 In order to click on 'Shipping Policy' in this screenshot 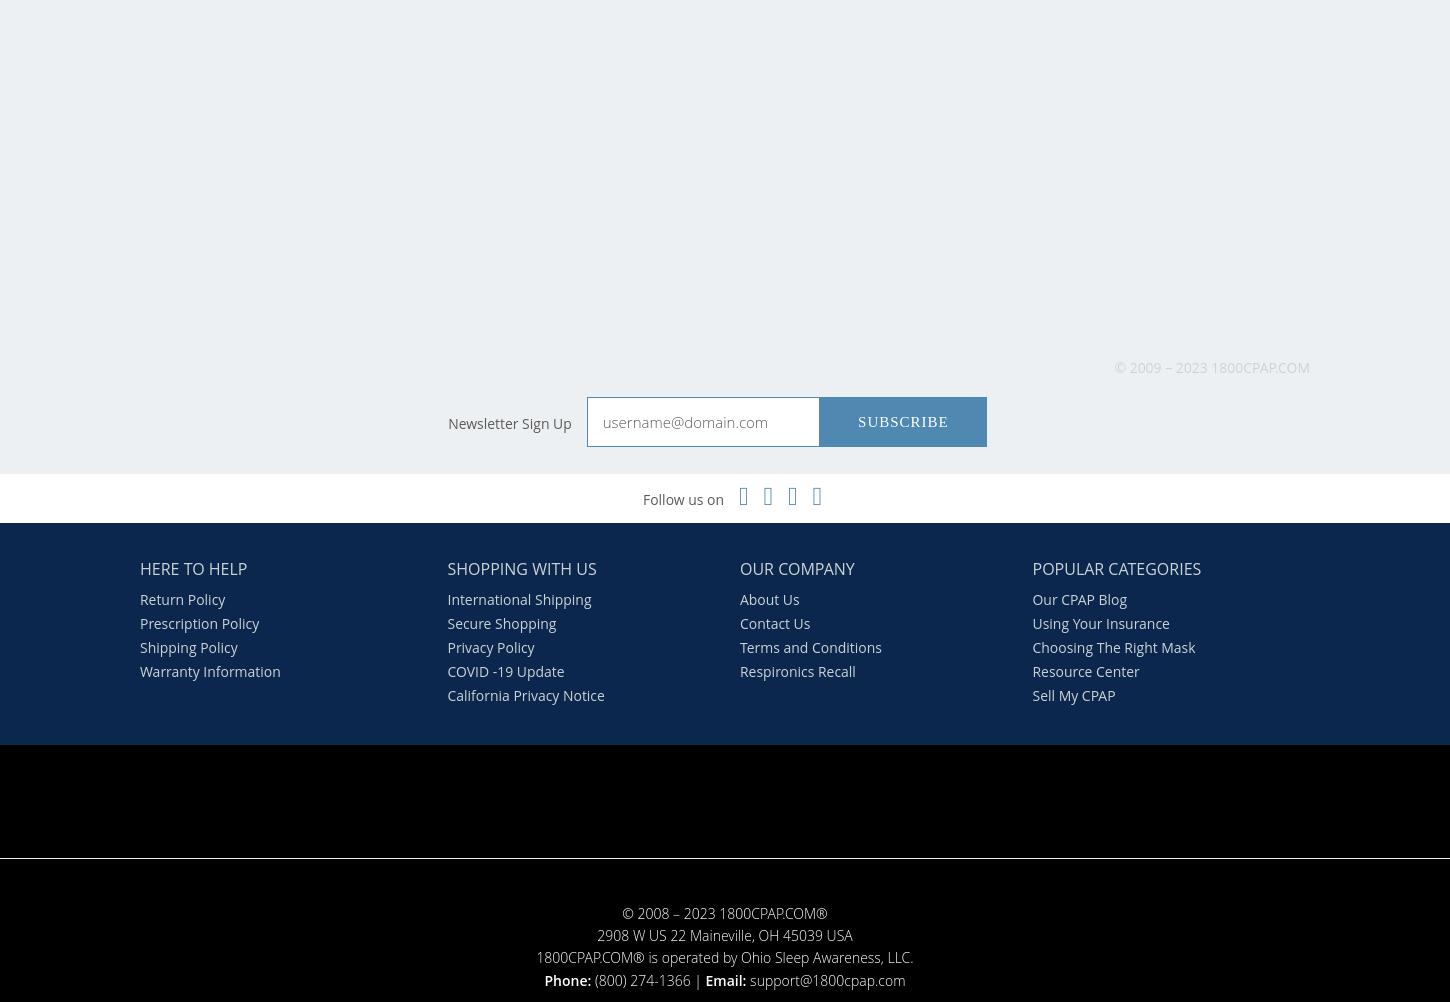, I will do `click(187, 645)`.